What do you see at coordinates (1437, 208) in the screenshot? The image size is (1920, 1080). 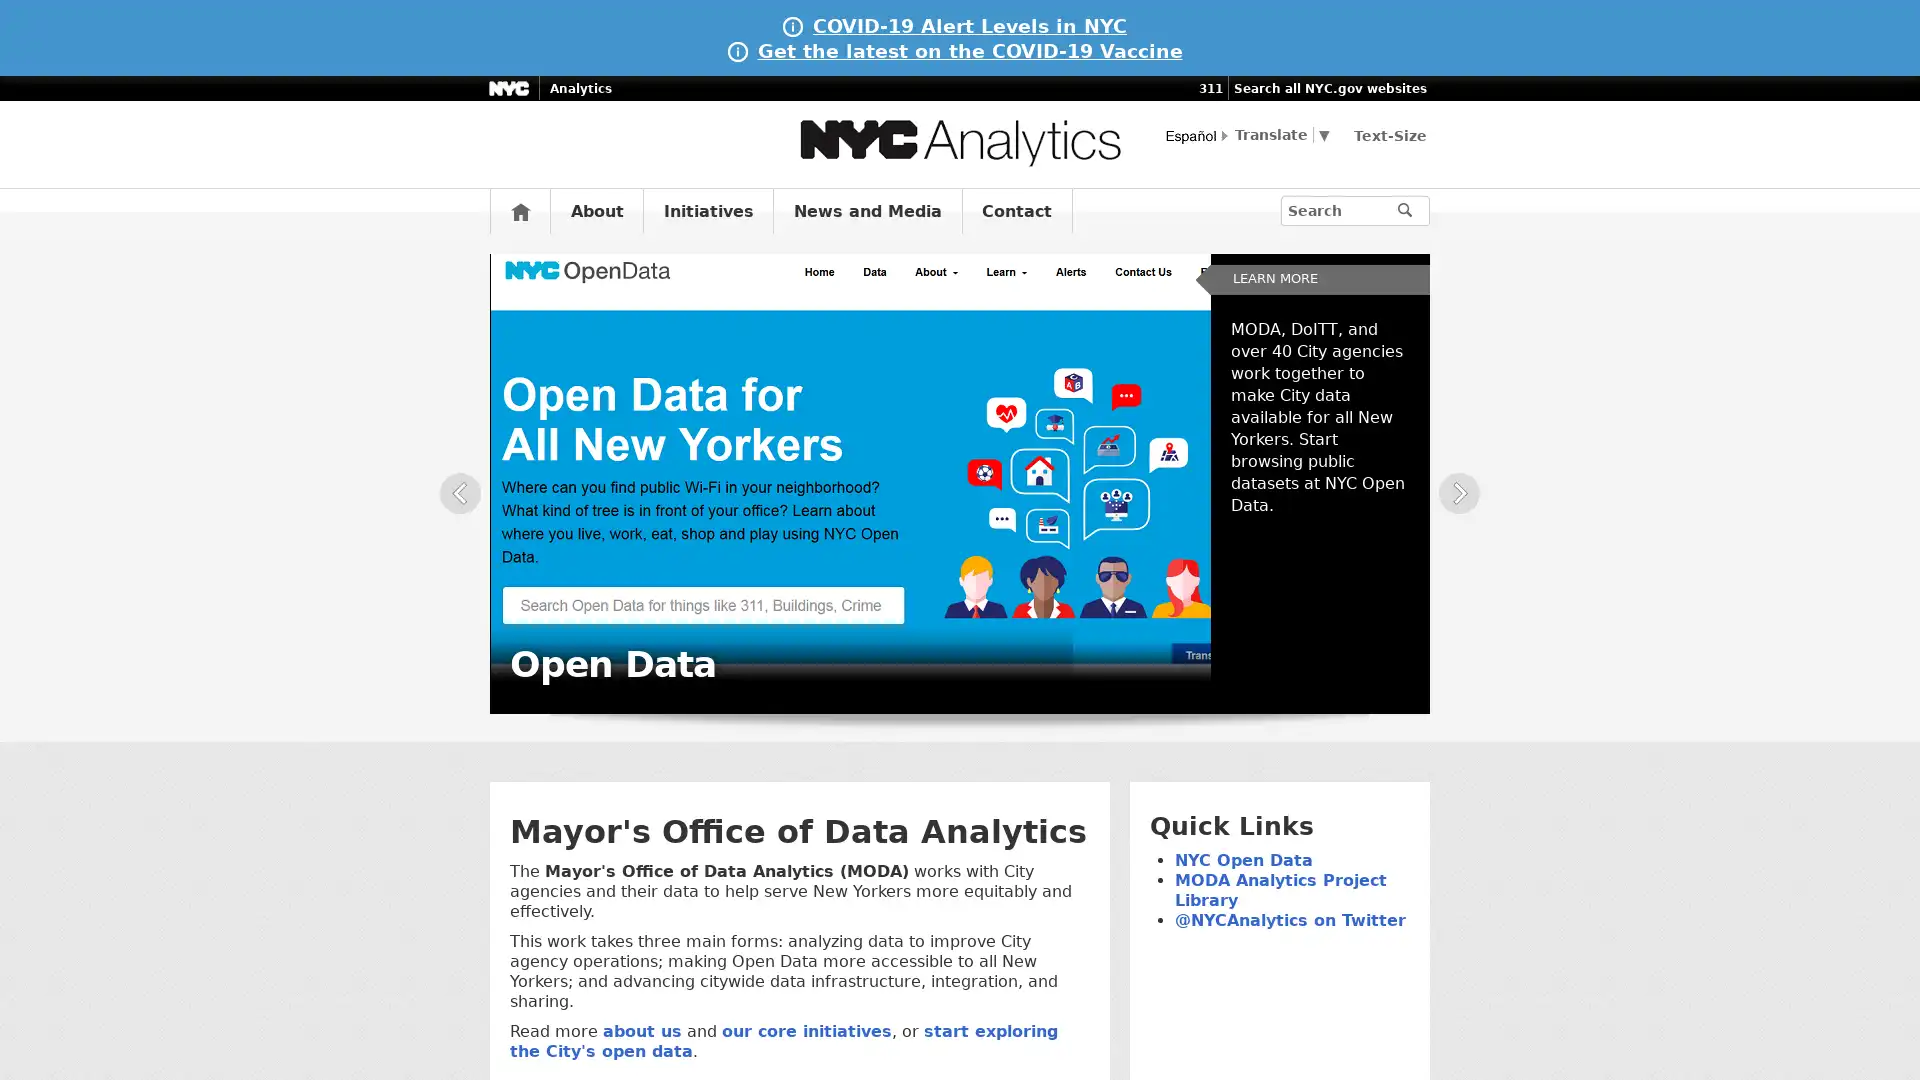 I see `Submit` at bounding box center [1437, 208].